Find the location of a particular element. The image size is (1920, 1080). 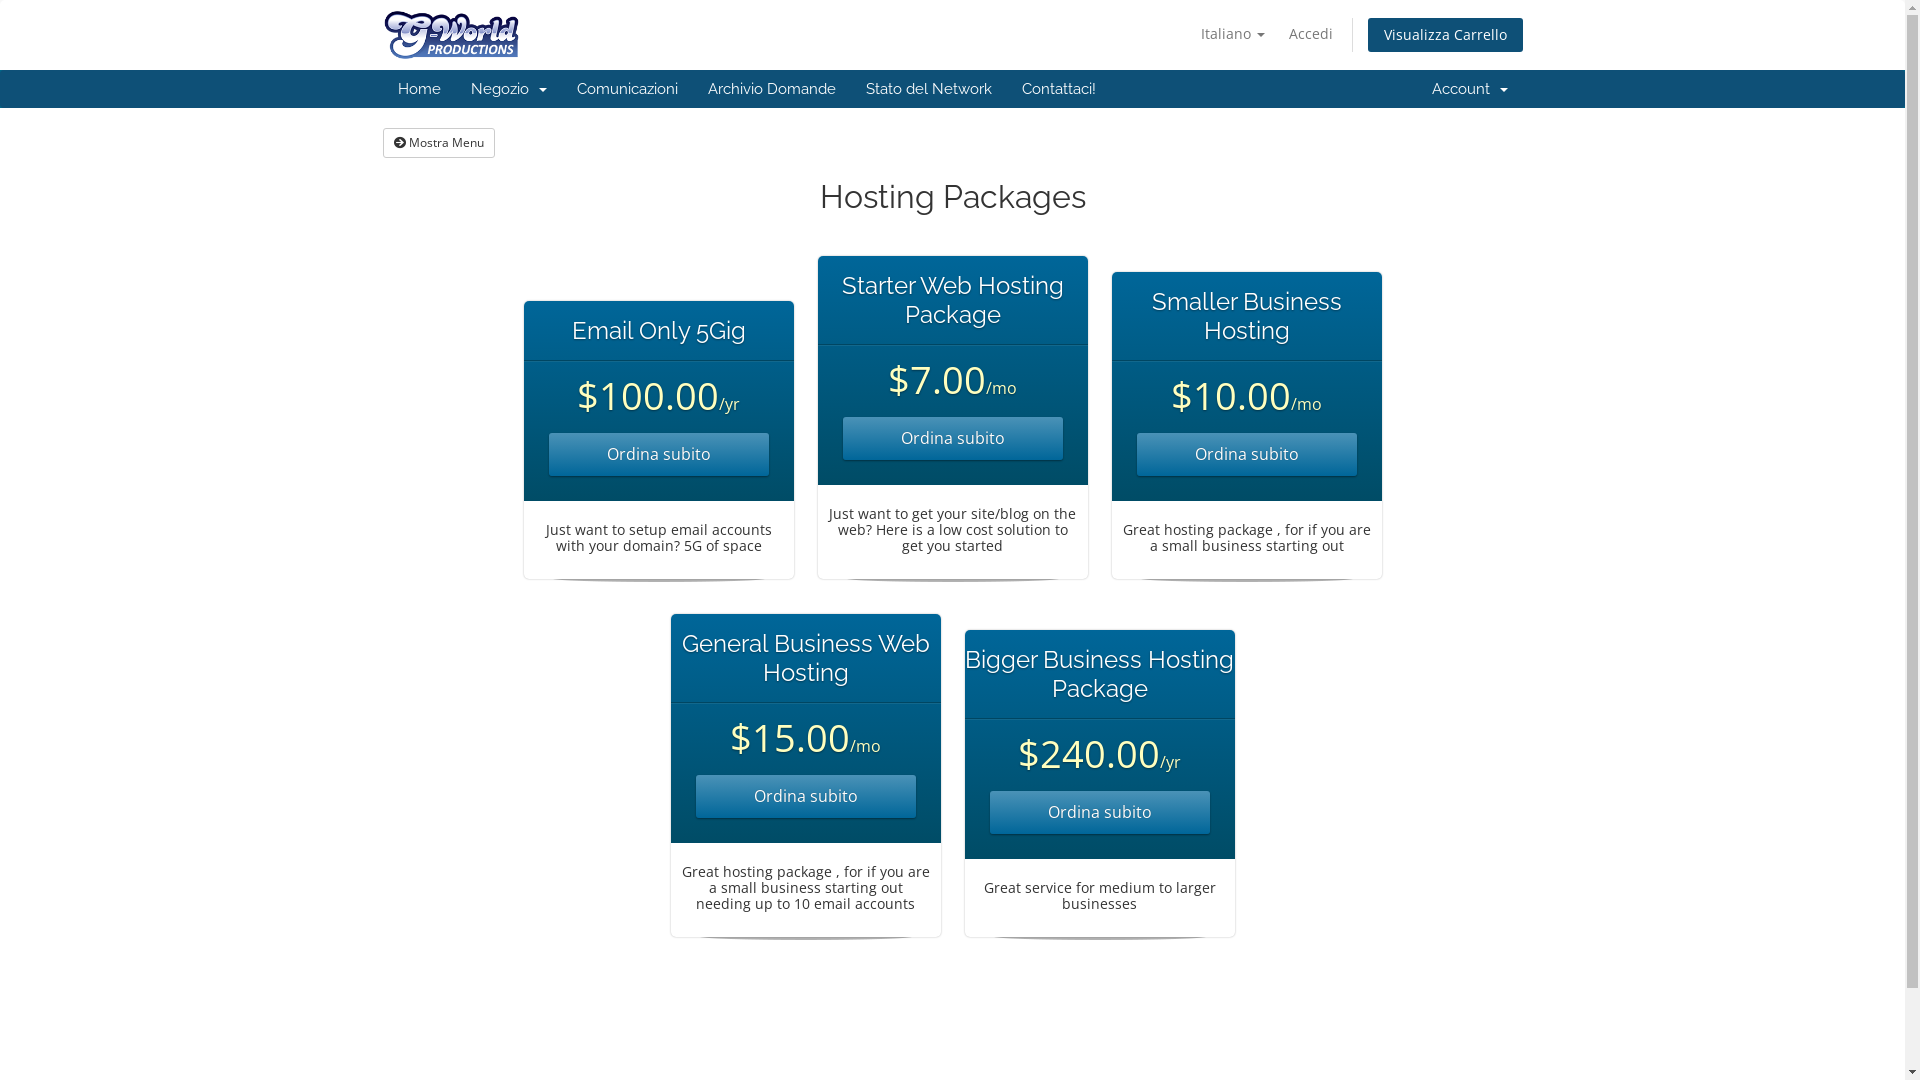

'Contattaci!' is located at coordinates (1056, 87).